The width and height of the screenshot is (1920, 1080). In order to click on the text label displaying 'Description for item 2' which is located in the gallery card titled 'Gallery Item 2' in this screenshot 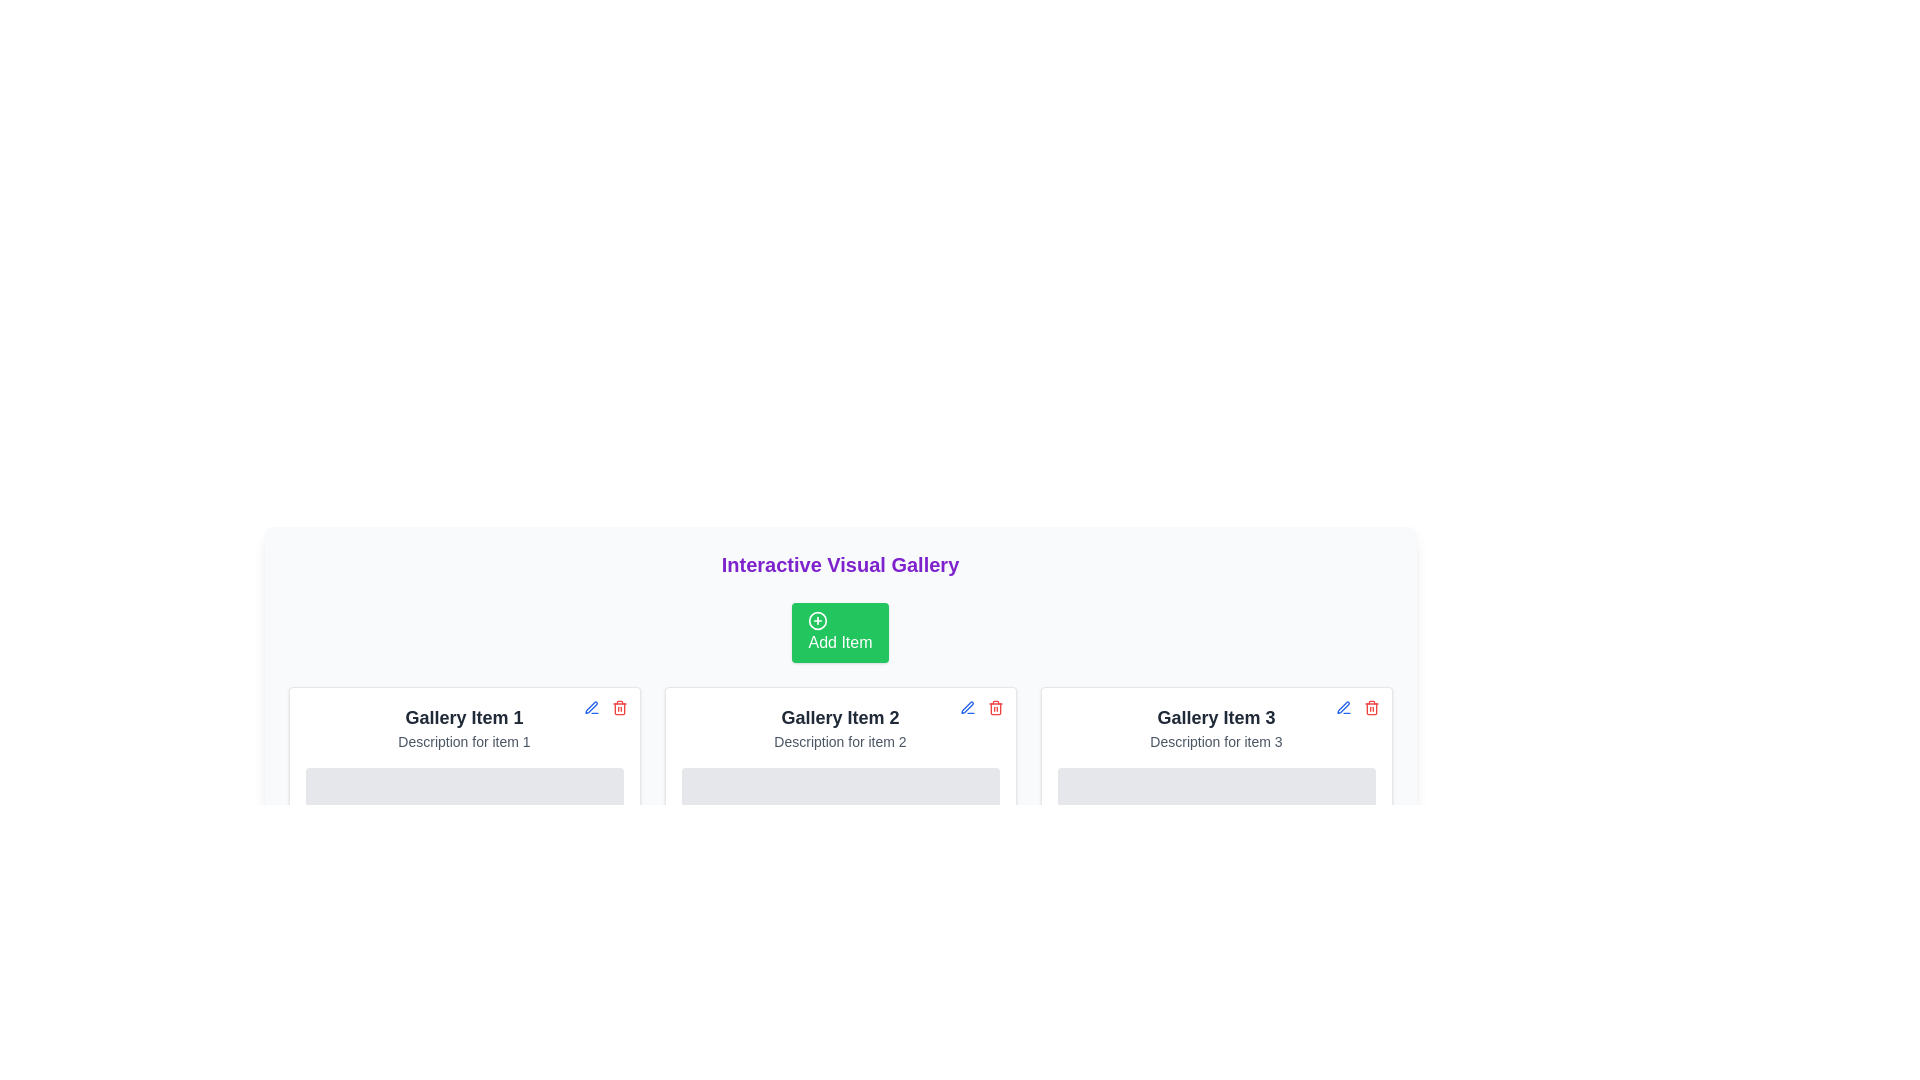, I will do `click(840, 741)`.